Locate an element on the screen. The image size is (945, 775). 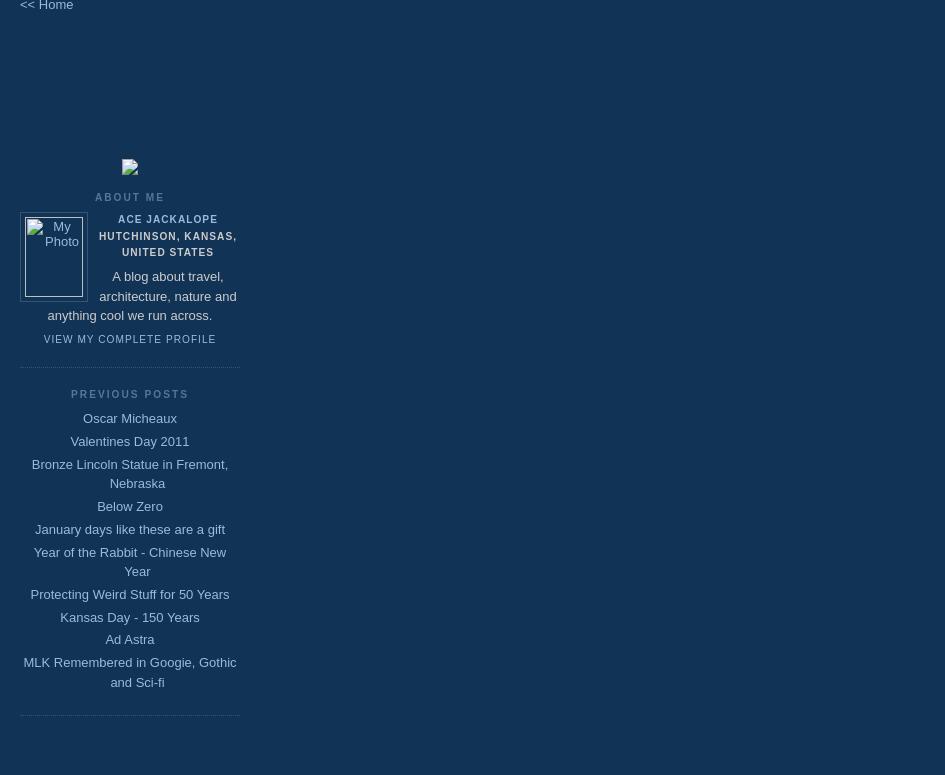
'View my complete profile' is located at coordinates (128, 338).